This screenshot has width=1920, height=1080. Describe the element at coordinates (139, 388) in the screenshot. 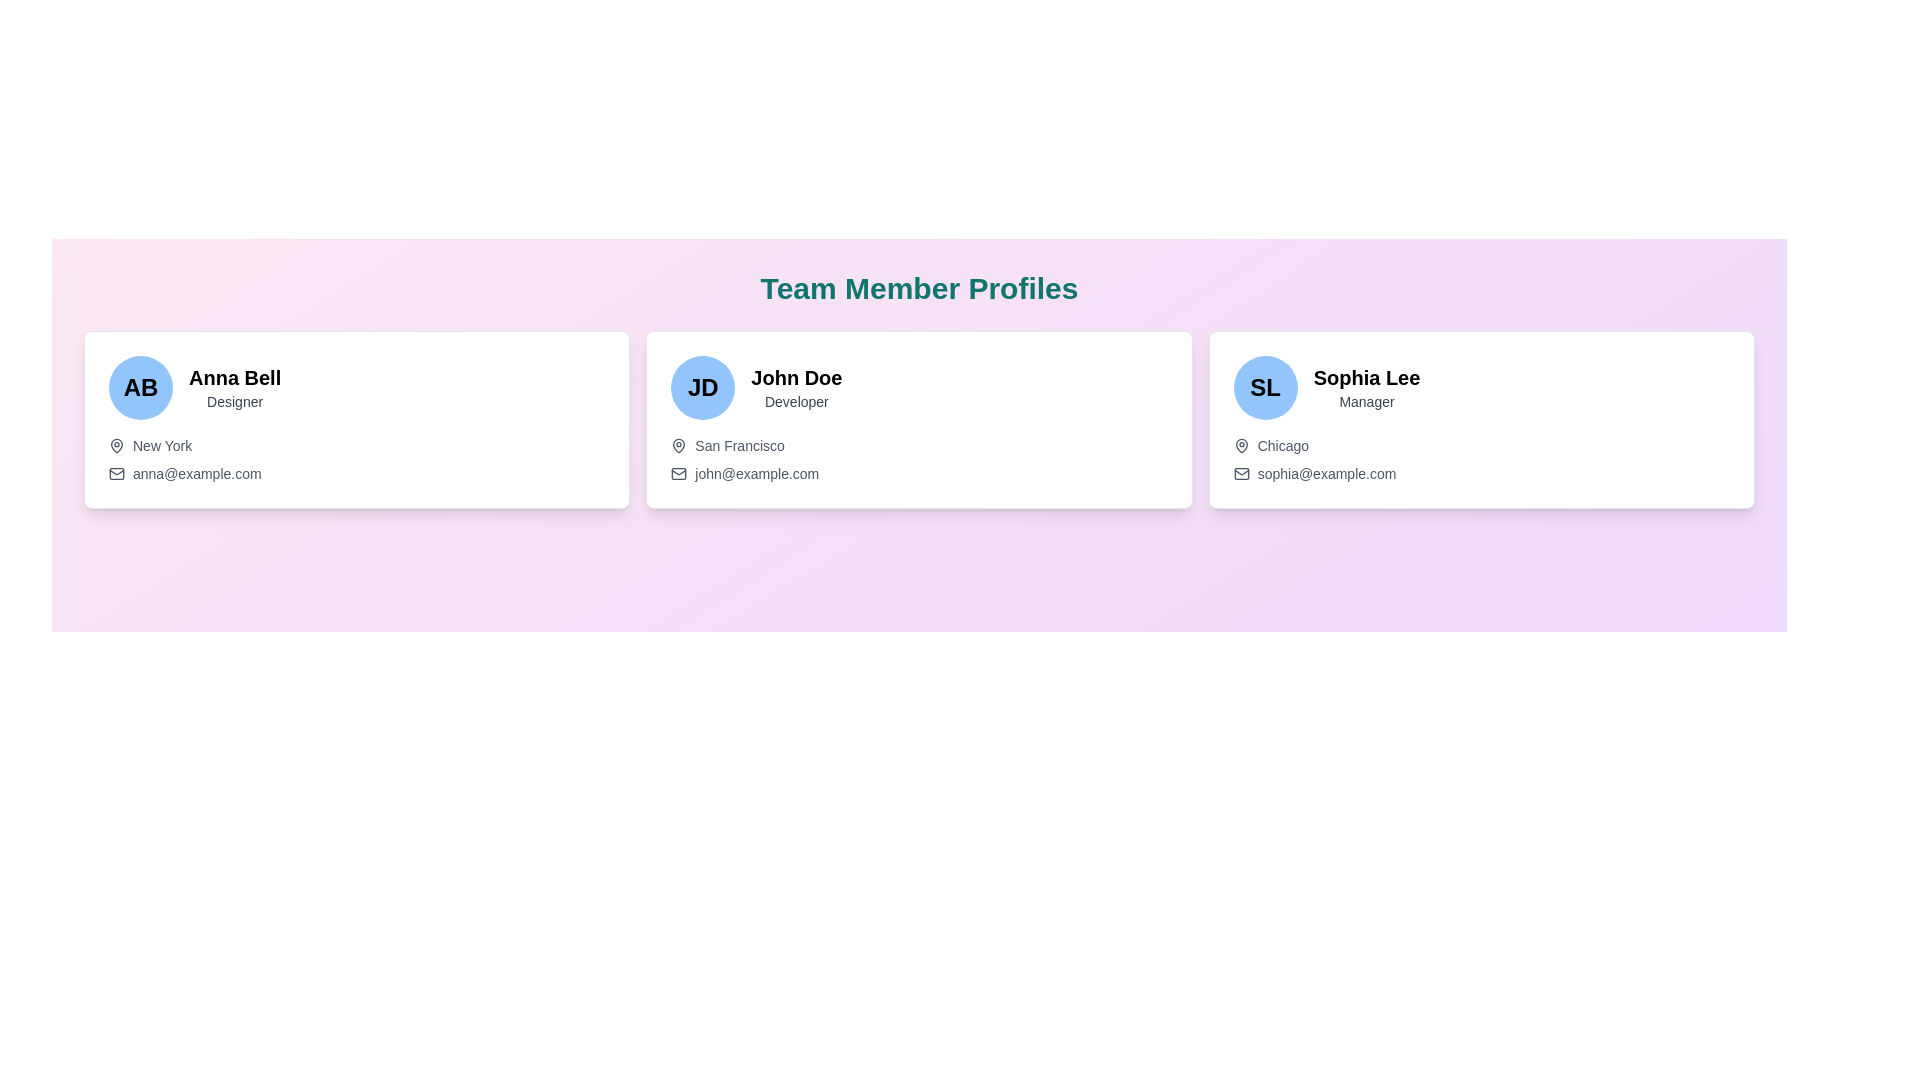

I see `the avatar representing Anna Bell, located in the leftmost card at the top-left, for further interaction` at that location.